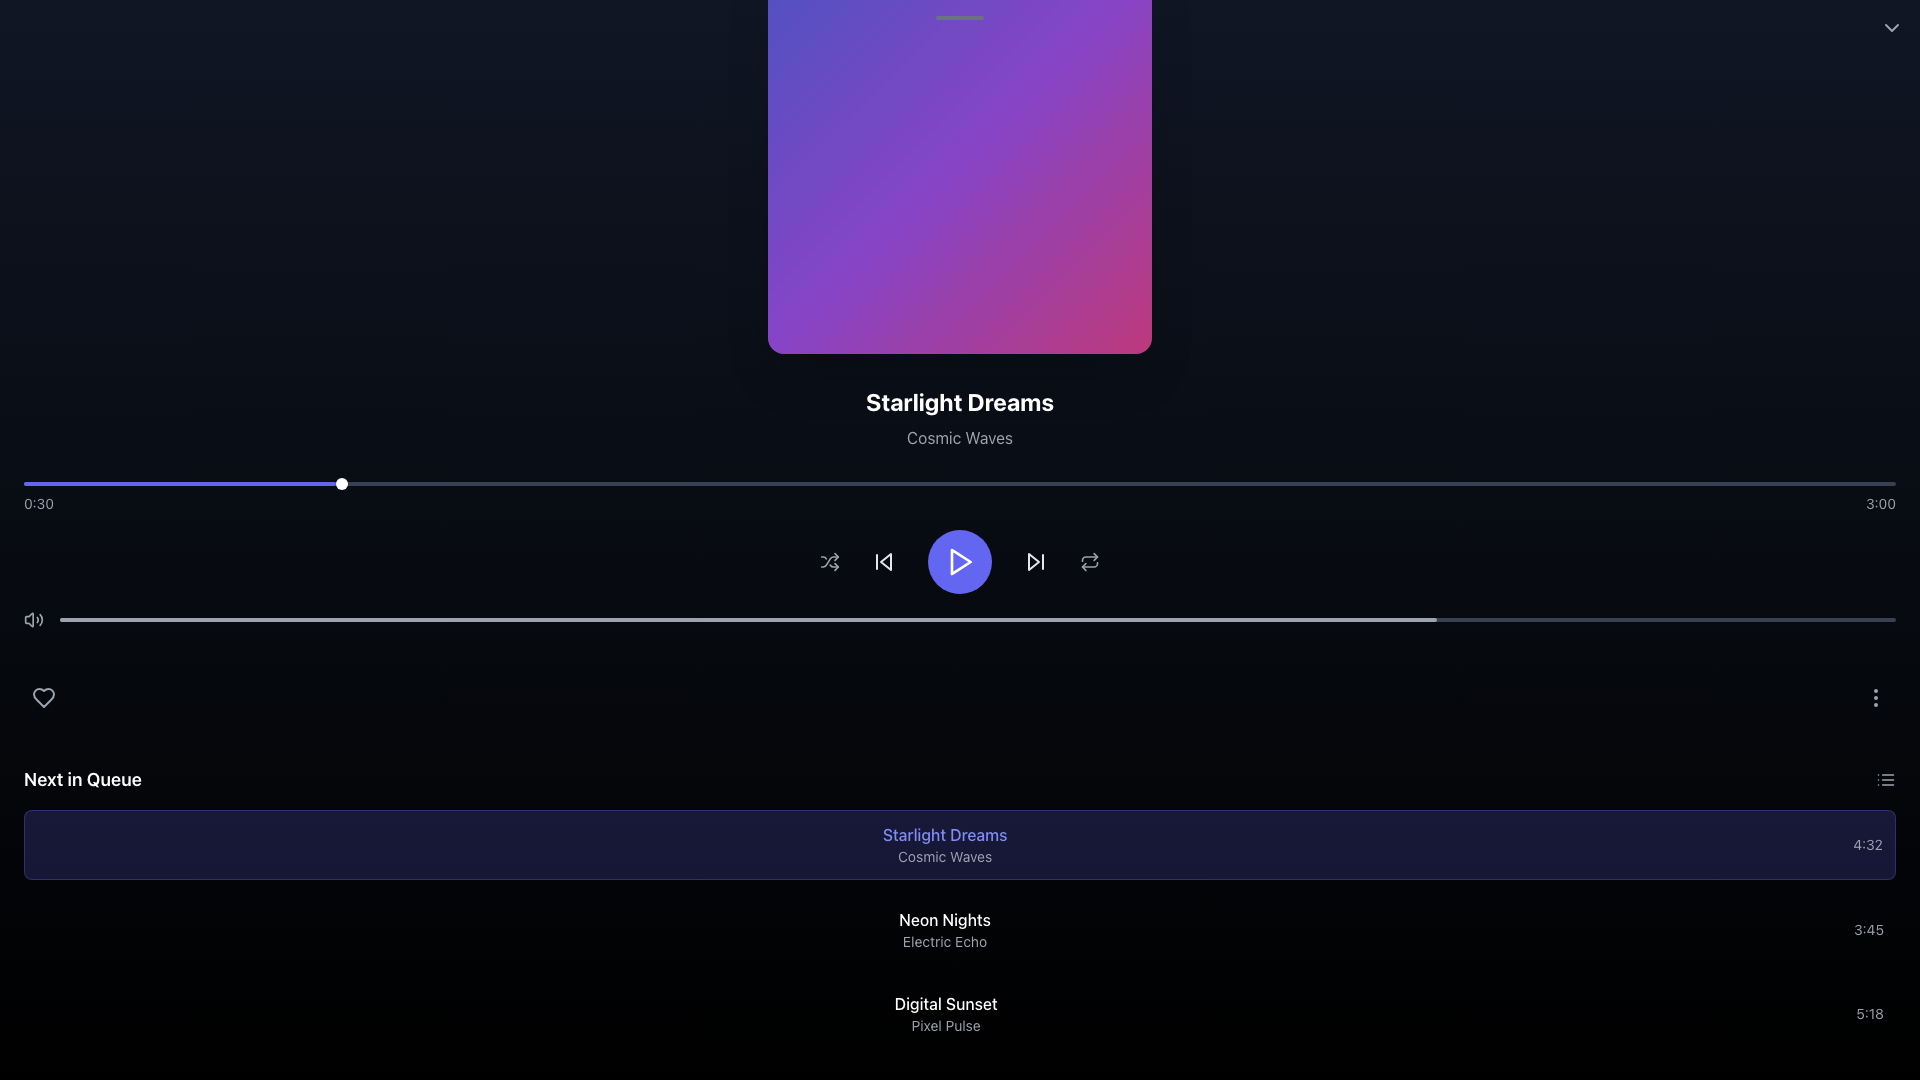 This screenshot has width=1920, height=1080. Describe the element at coordinates (1033, 562) in the screenshot. I see `the triangular arrow icon pointing to the right, which is part of the control section below the song cover` at that location.